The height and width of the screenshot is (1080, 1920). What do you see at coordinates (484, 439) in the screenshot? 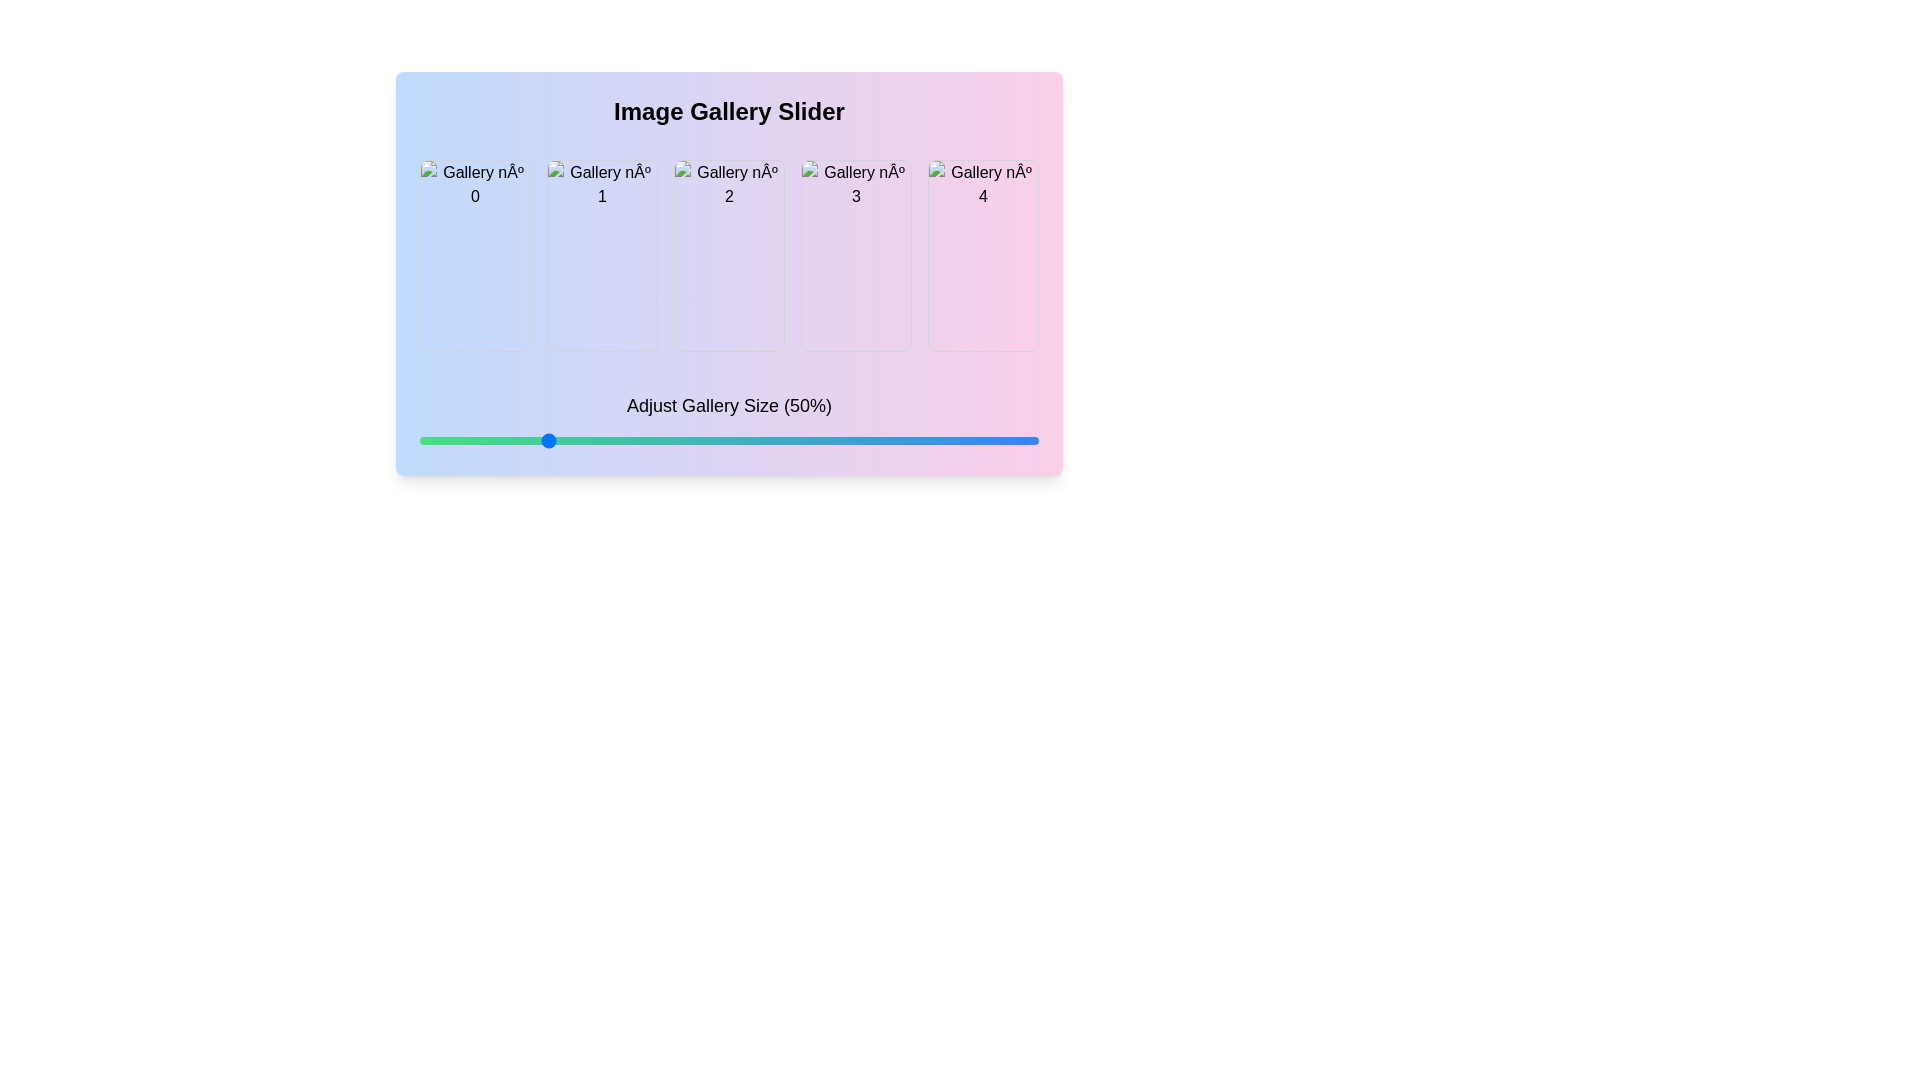
I see `the gallery size slider to 38%` at bounding box center [484, 439].